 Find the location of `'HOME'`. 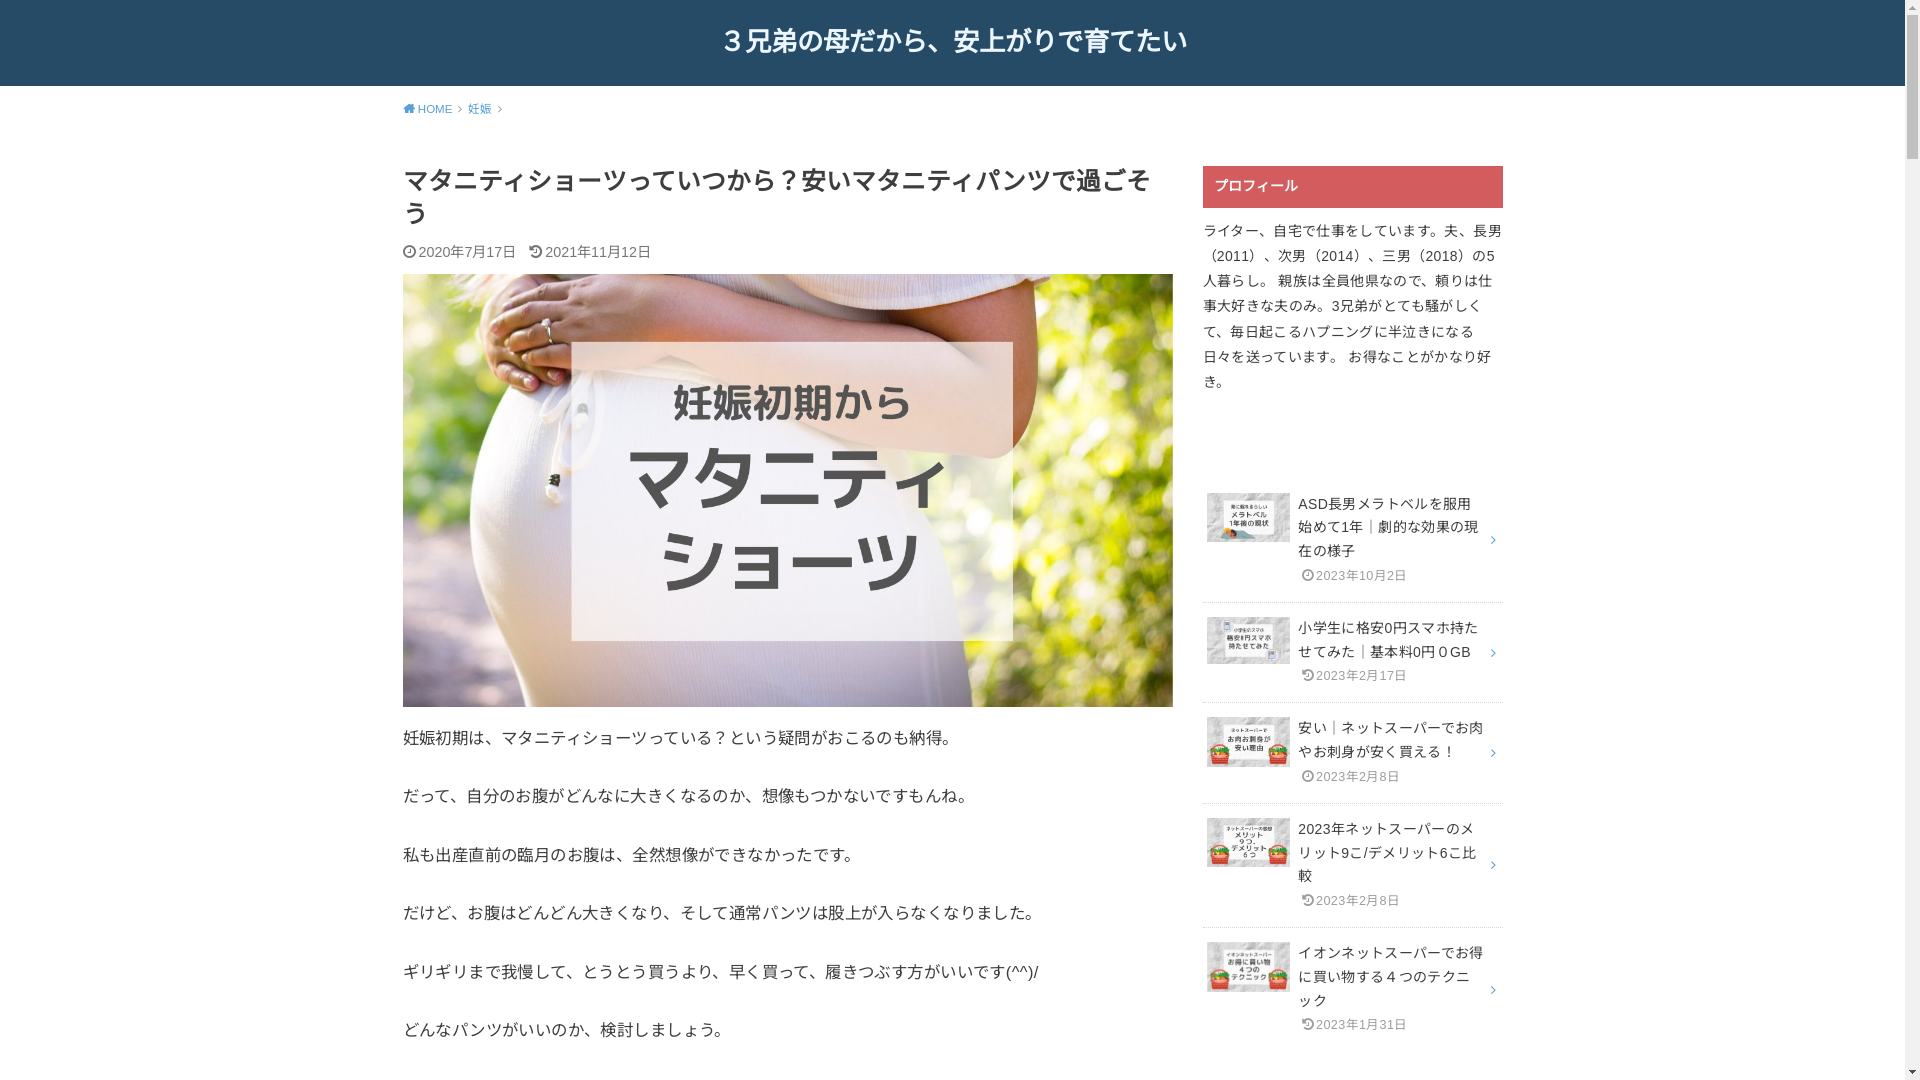

'HOME' is located at coordinates (431, 108).